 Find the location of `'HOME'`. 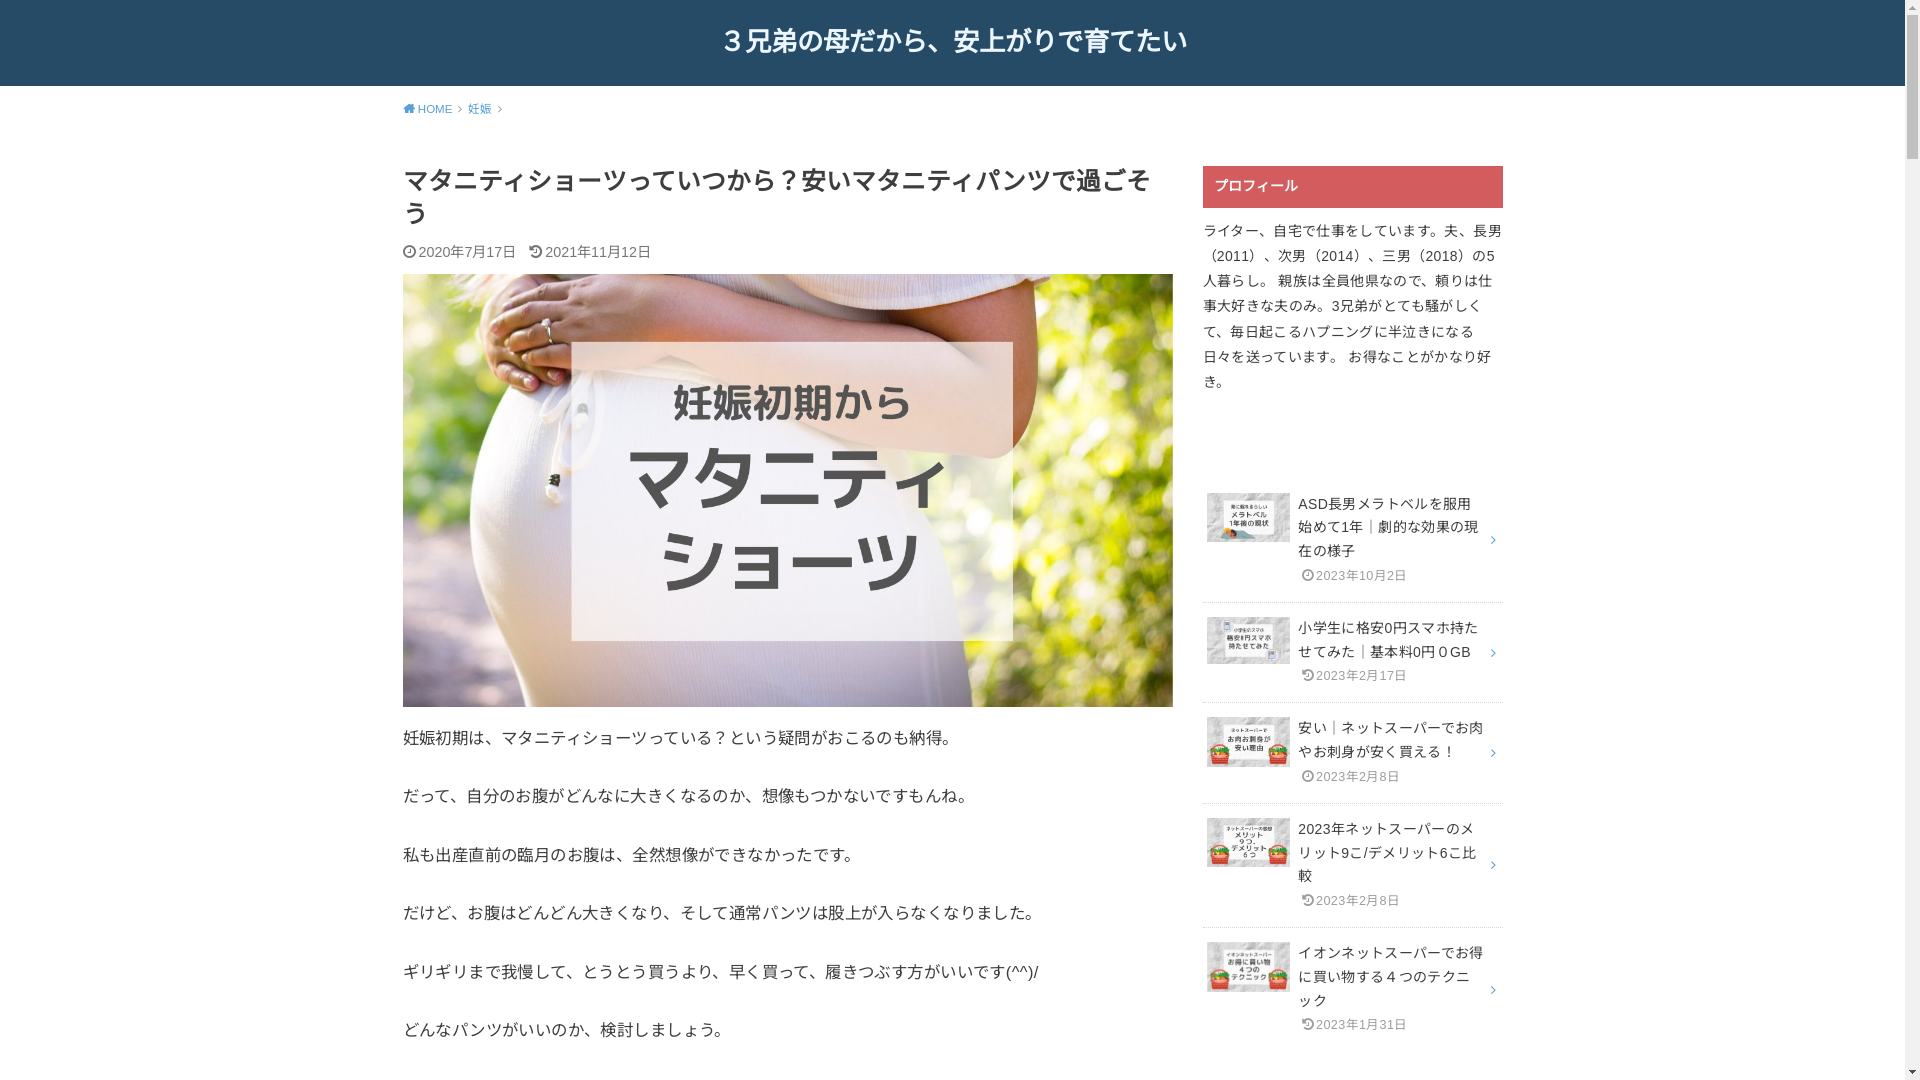

'HOME' is located at coordinates (431, 108).